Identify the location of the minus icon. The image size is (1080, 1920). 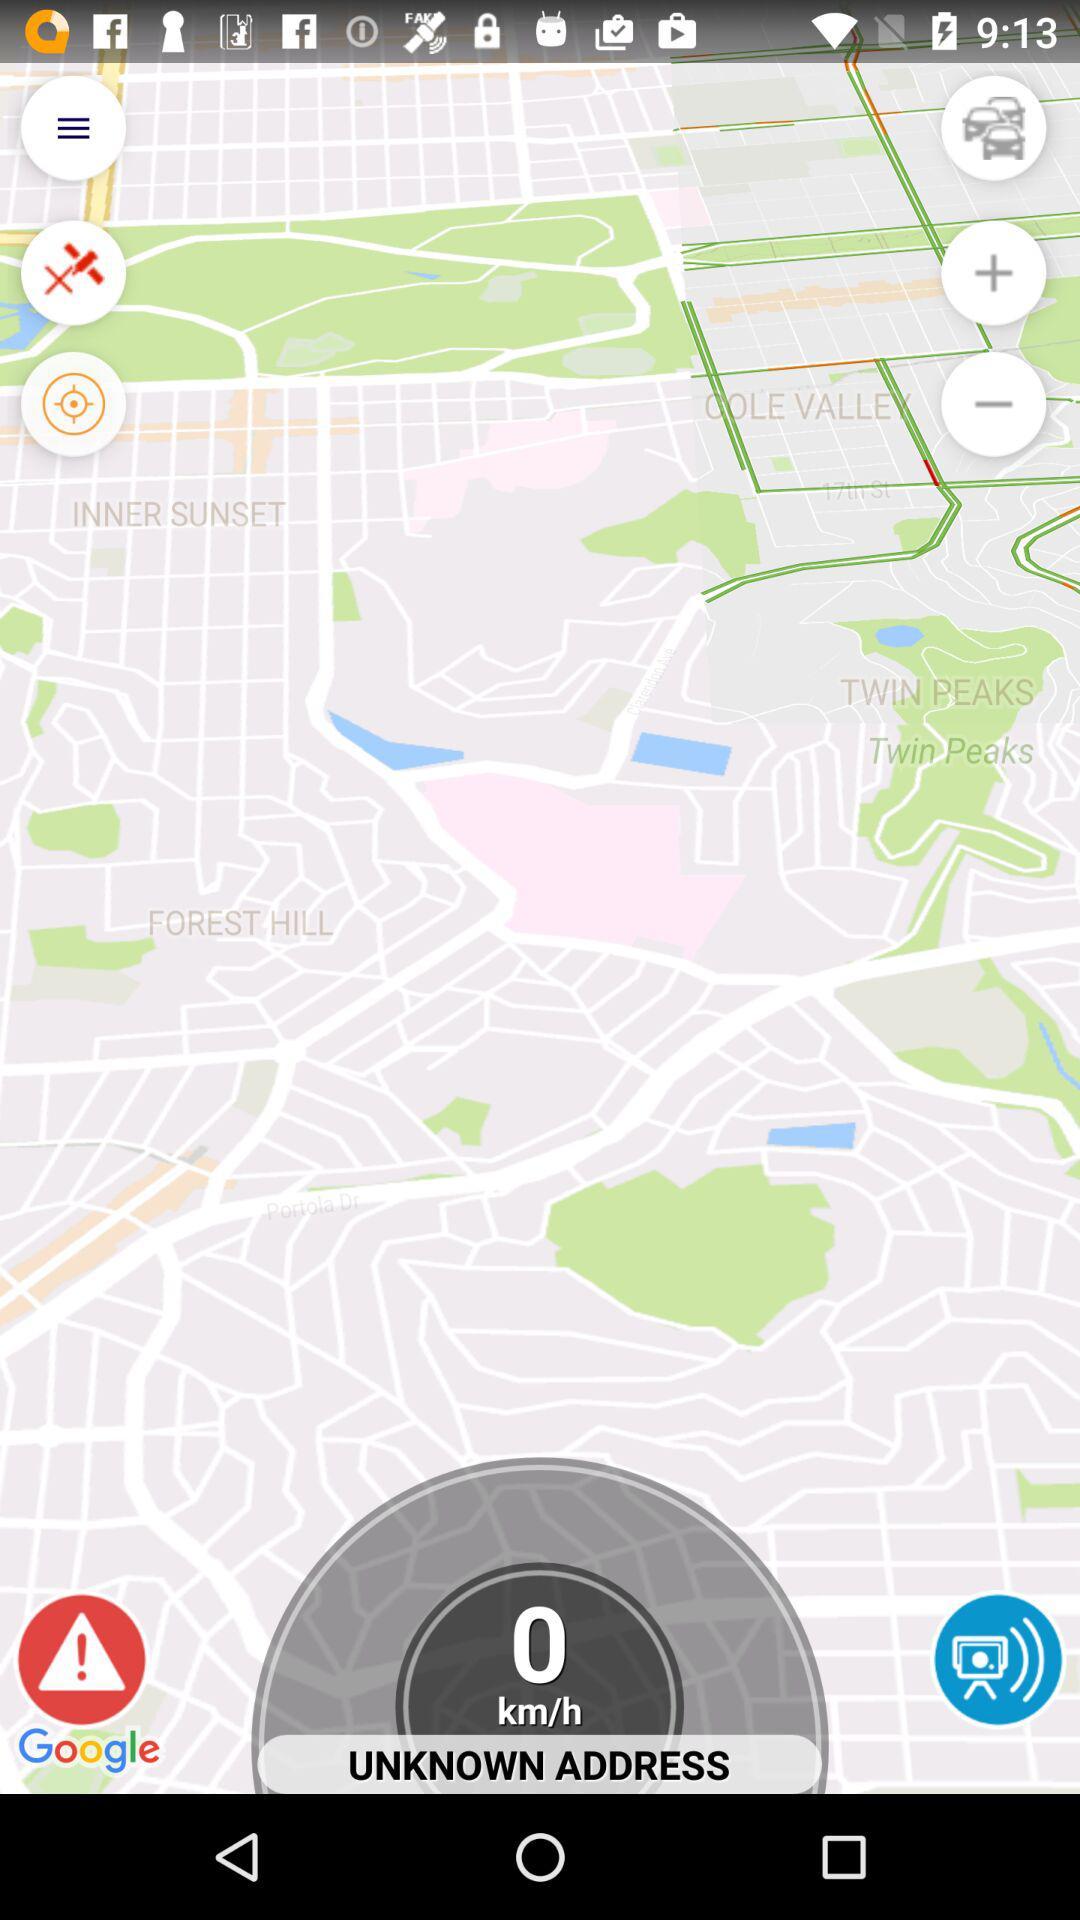
(993, 431).